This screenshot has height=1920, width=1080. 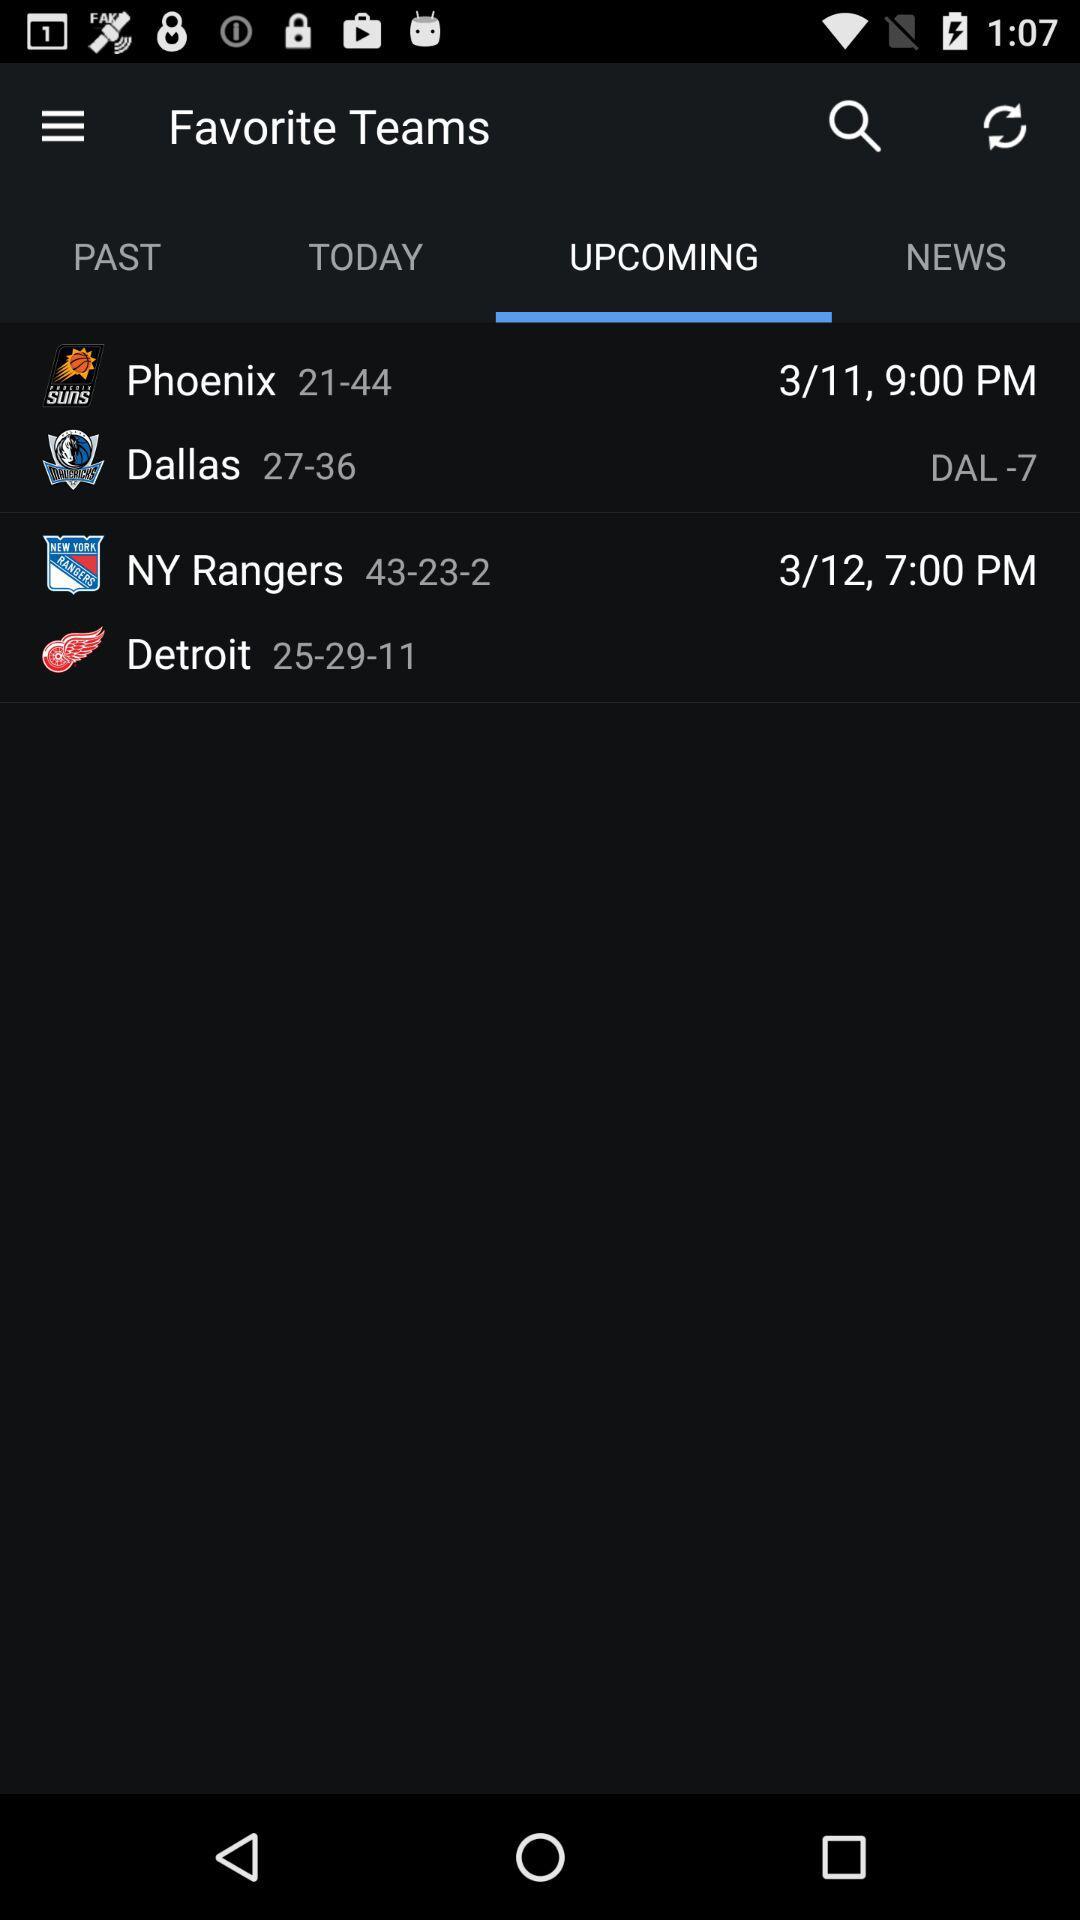 What do you see at coordinates (1005, 124) in the screenshot?
I see `share` at bounding box center [1005, 124].